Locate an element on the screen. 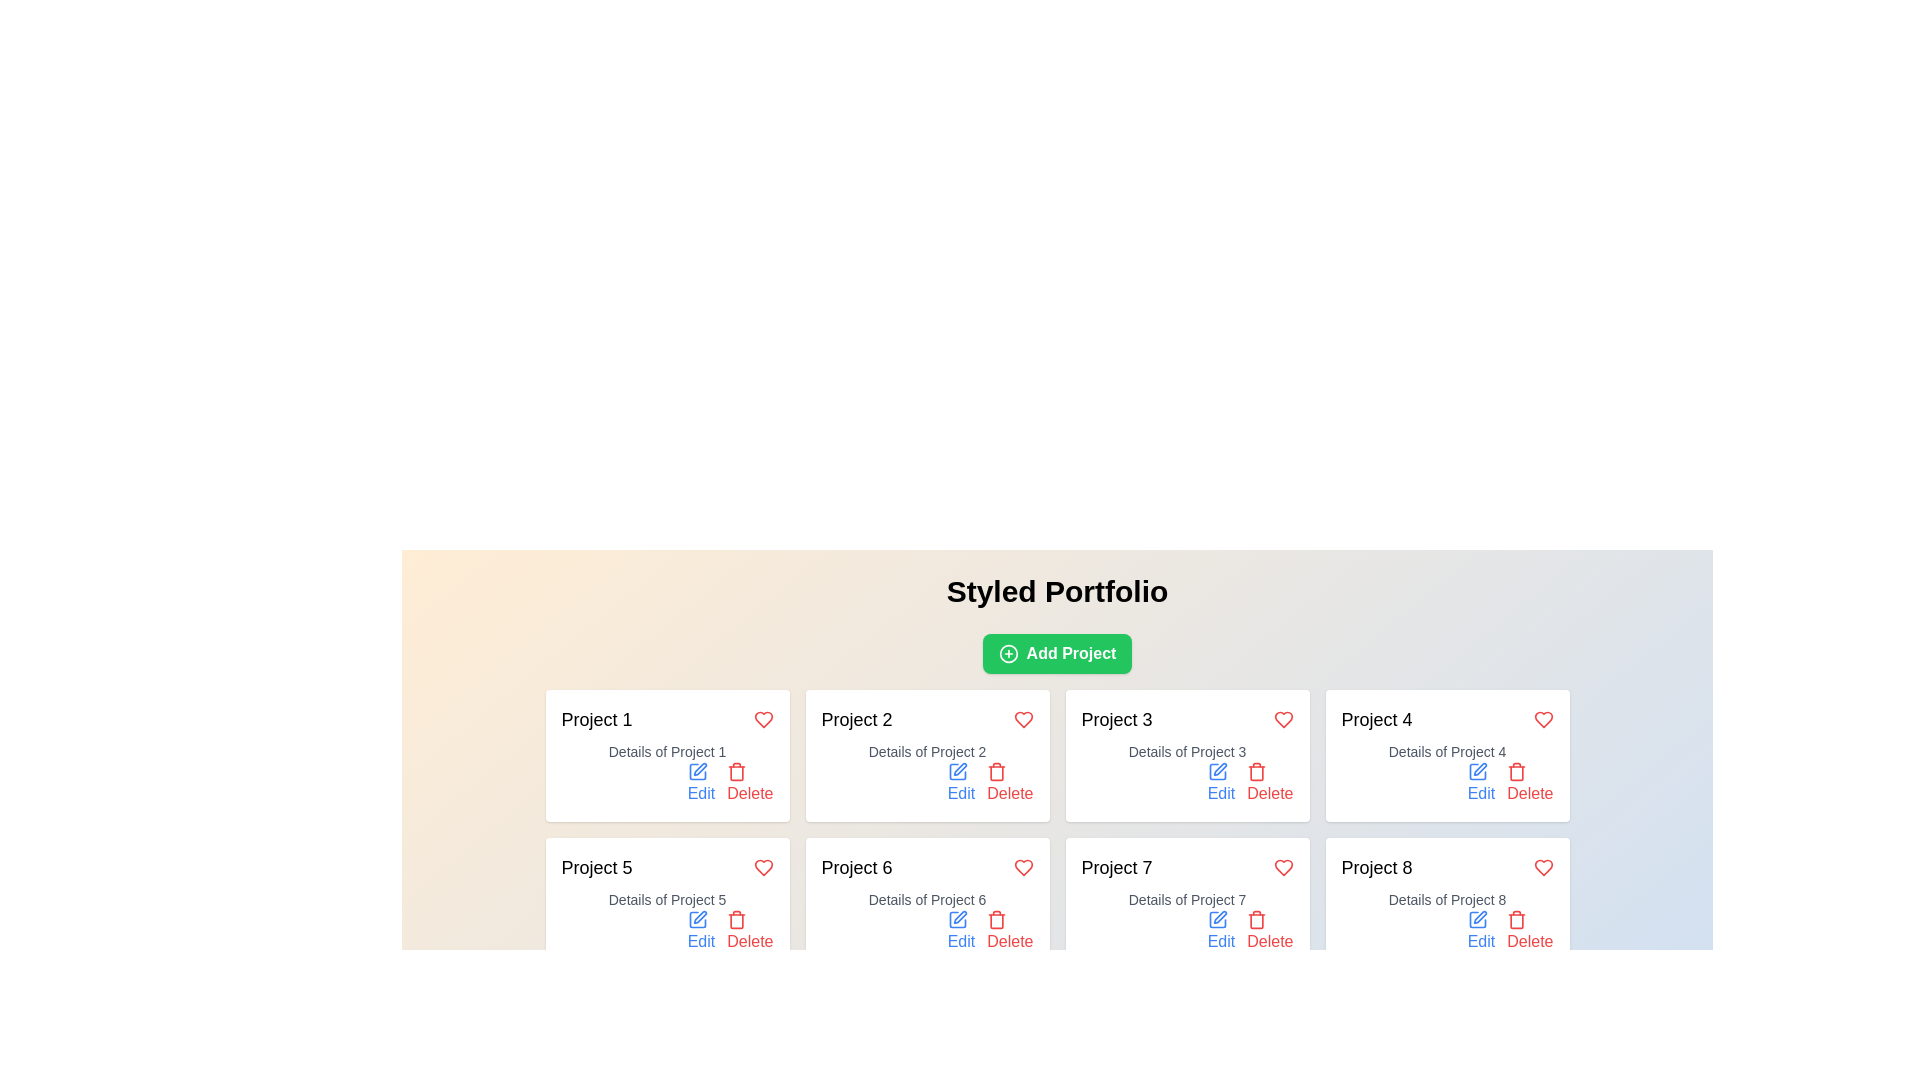 Image resolution: width=1920 pixels, height=1080 pixels. the text label that describes the 'Project 4' card, located in the top-right section of the grid layout is located at coordinates (1447, 752).